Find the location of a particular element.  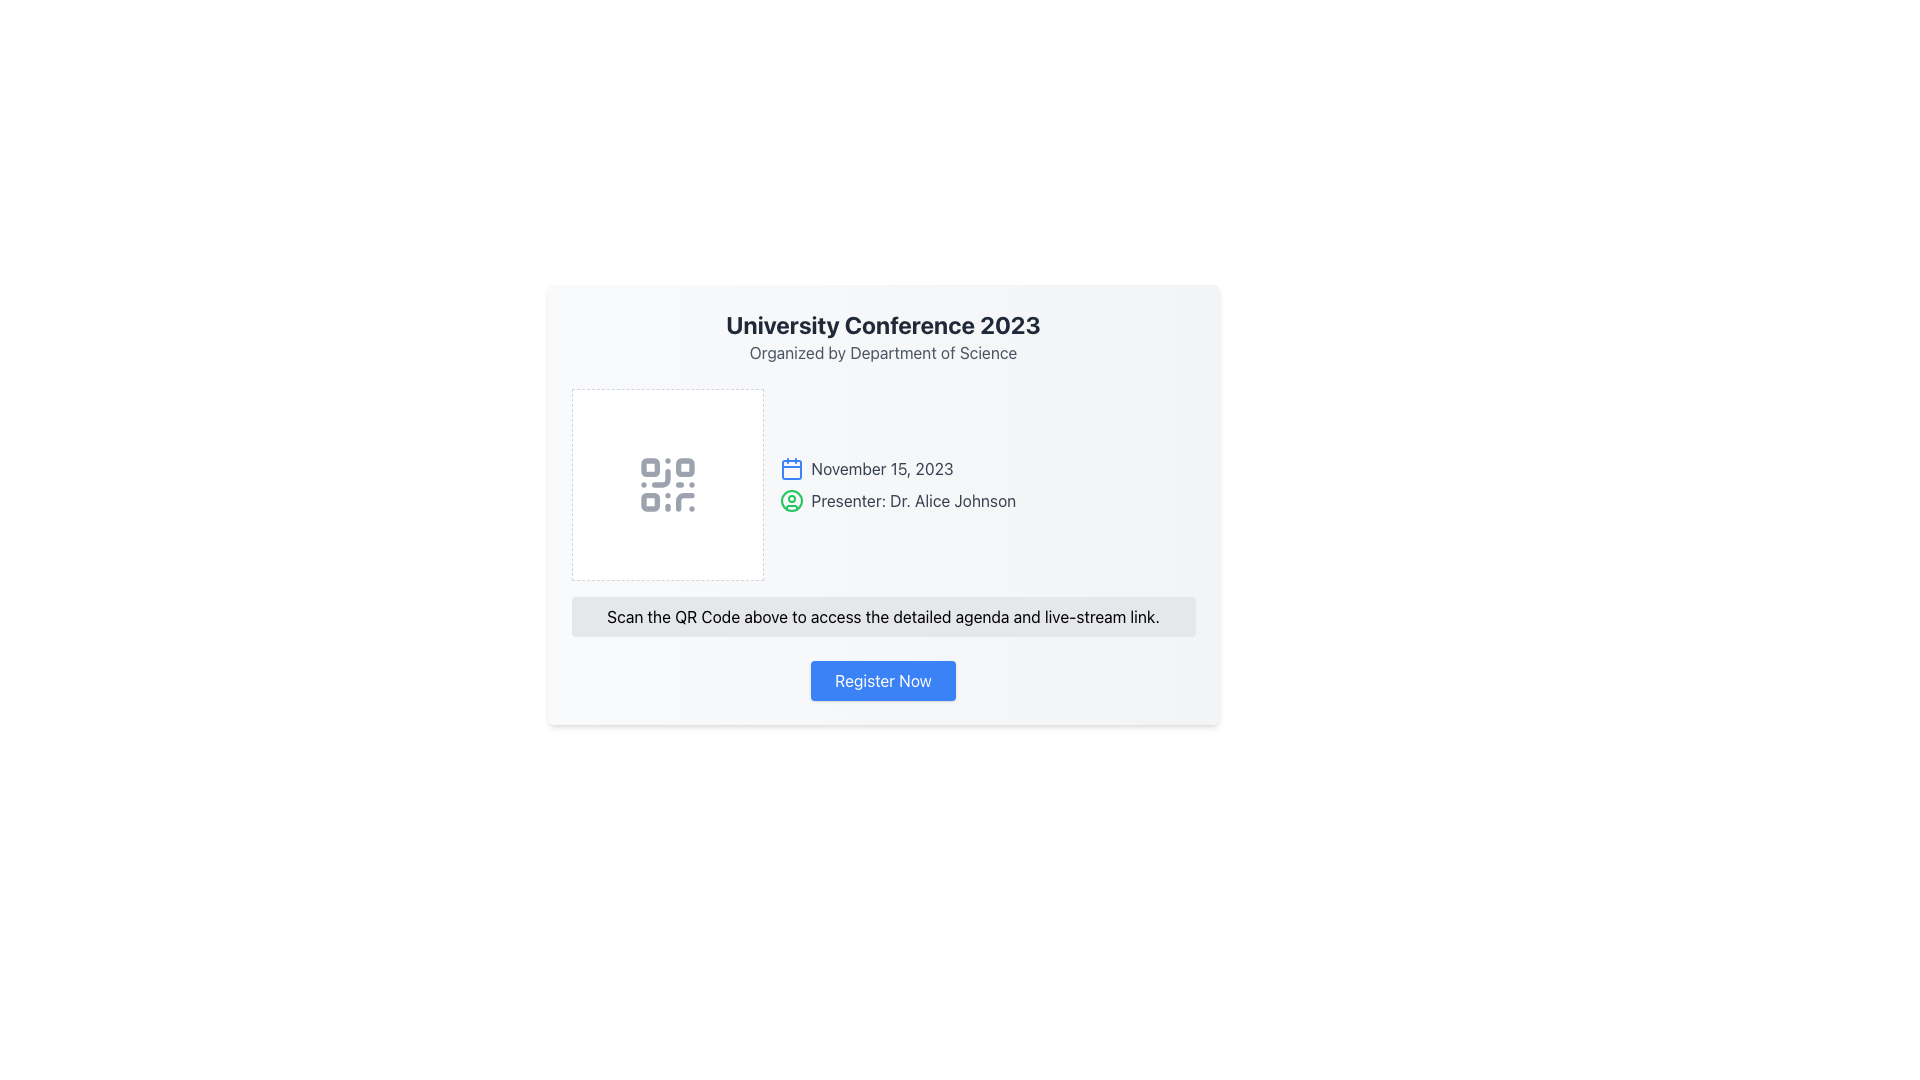

the text label displaying 'Presenter: Dr. Alice Johnson', which is located to the right of a green circular icon and is positioned below the date information and above the QR code label is located at coordinates (912, 500).